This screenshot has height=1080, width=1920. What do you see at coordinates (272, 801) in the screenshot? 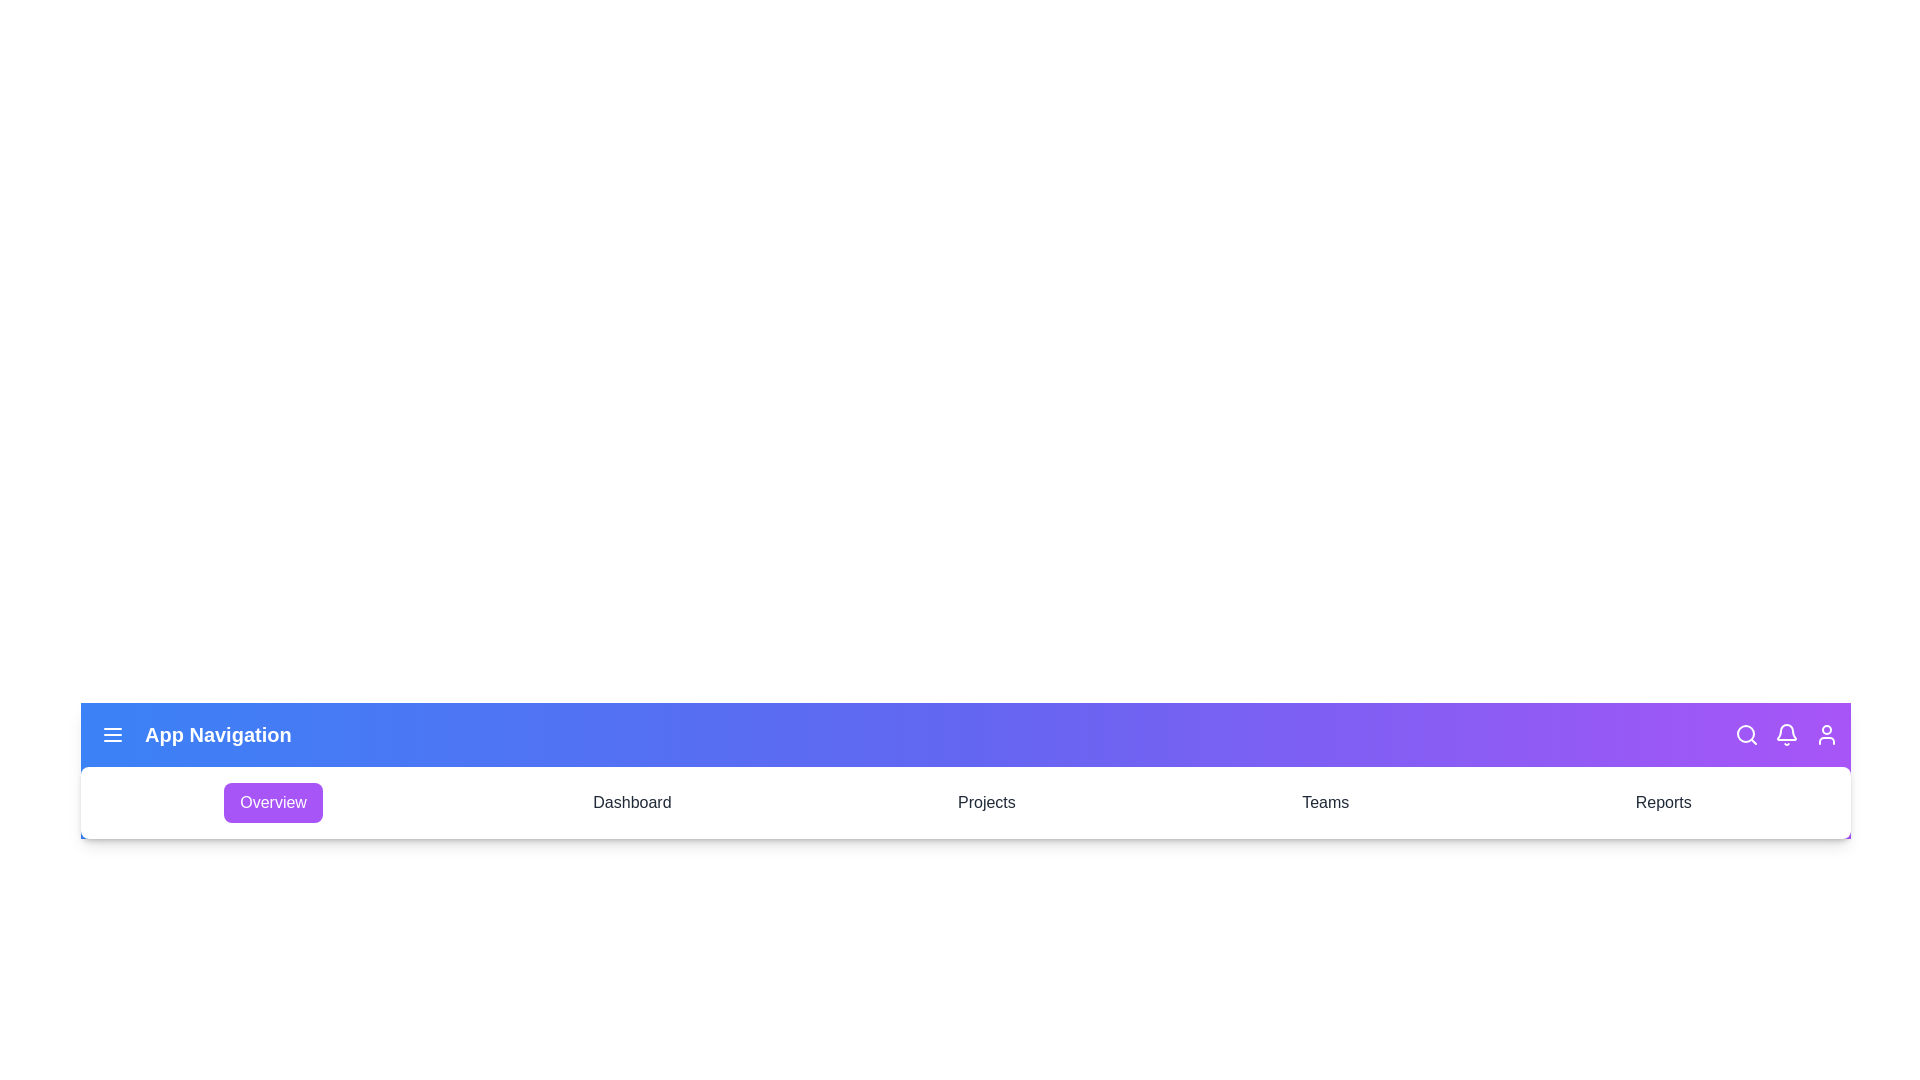
I see `the Overview tab to navigate to it` at bounding box center [272, 801].